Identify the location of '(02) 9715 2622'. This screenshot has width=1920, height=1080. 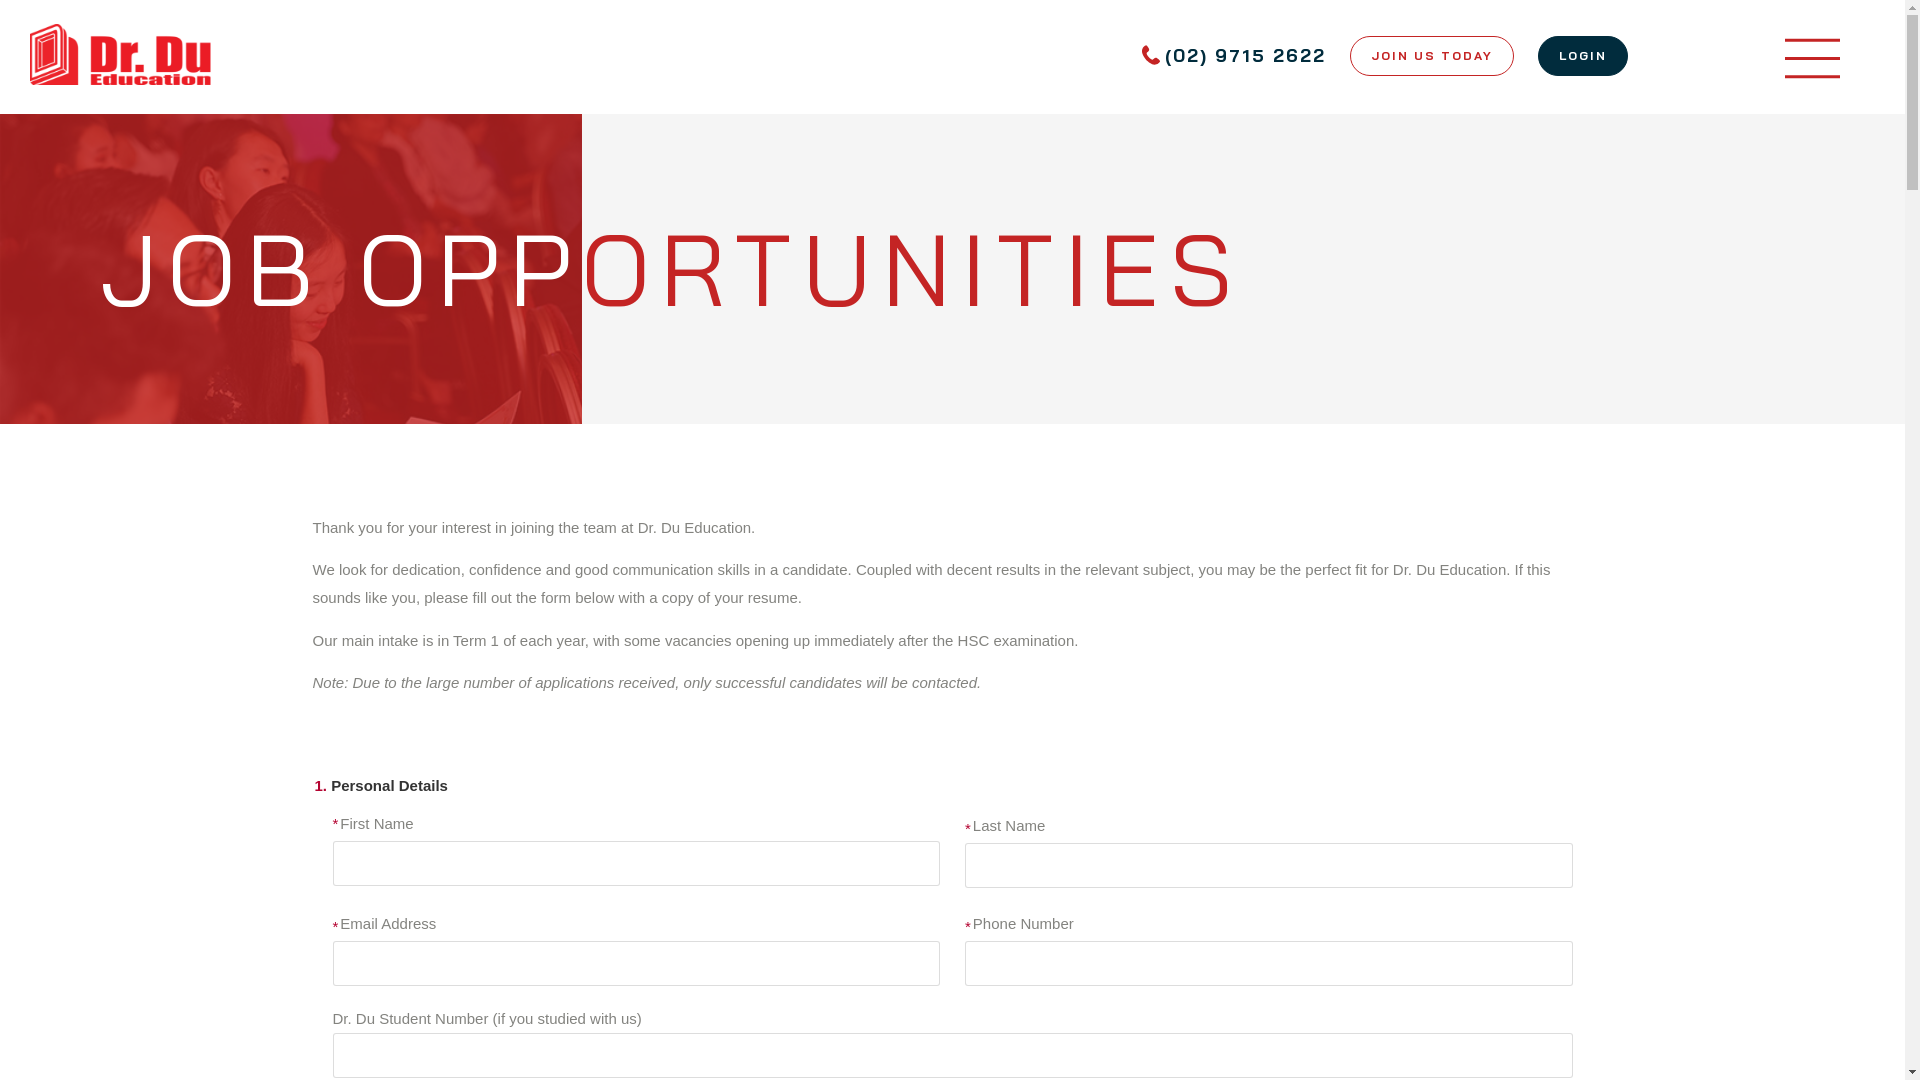
(1232, 55).